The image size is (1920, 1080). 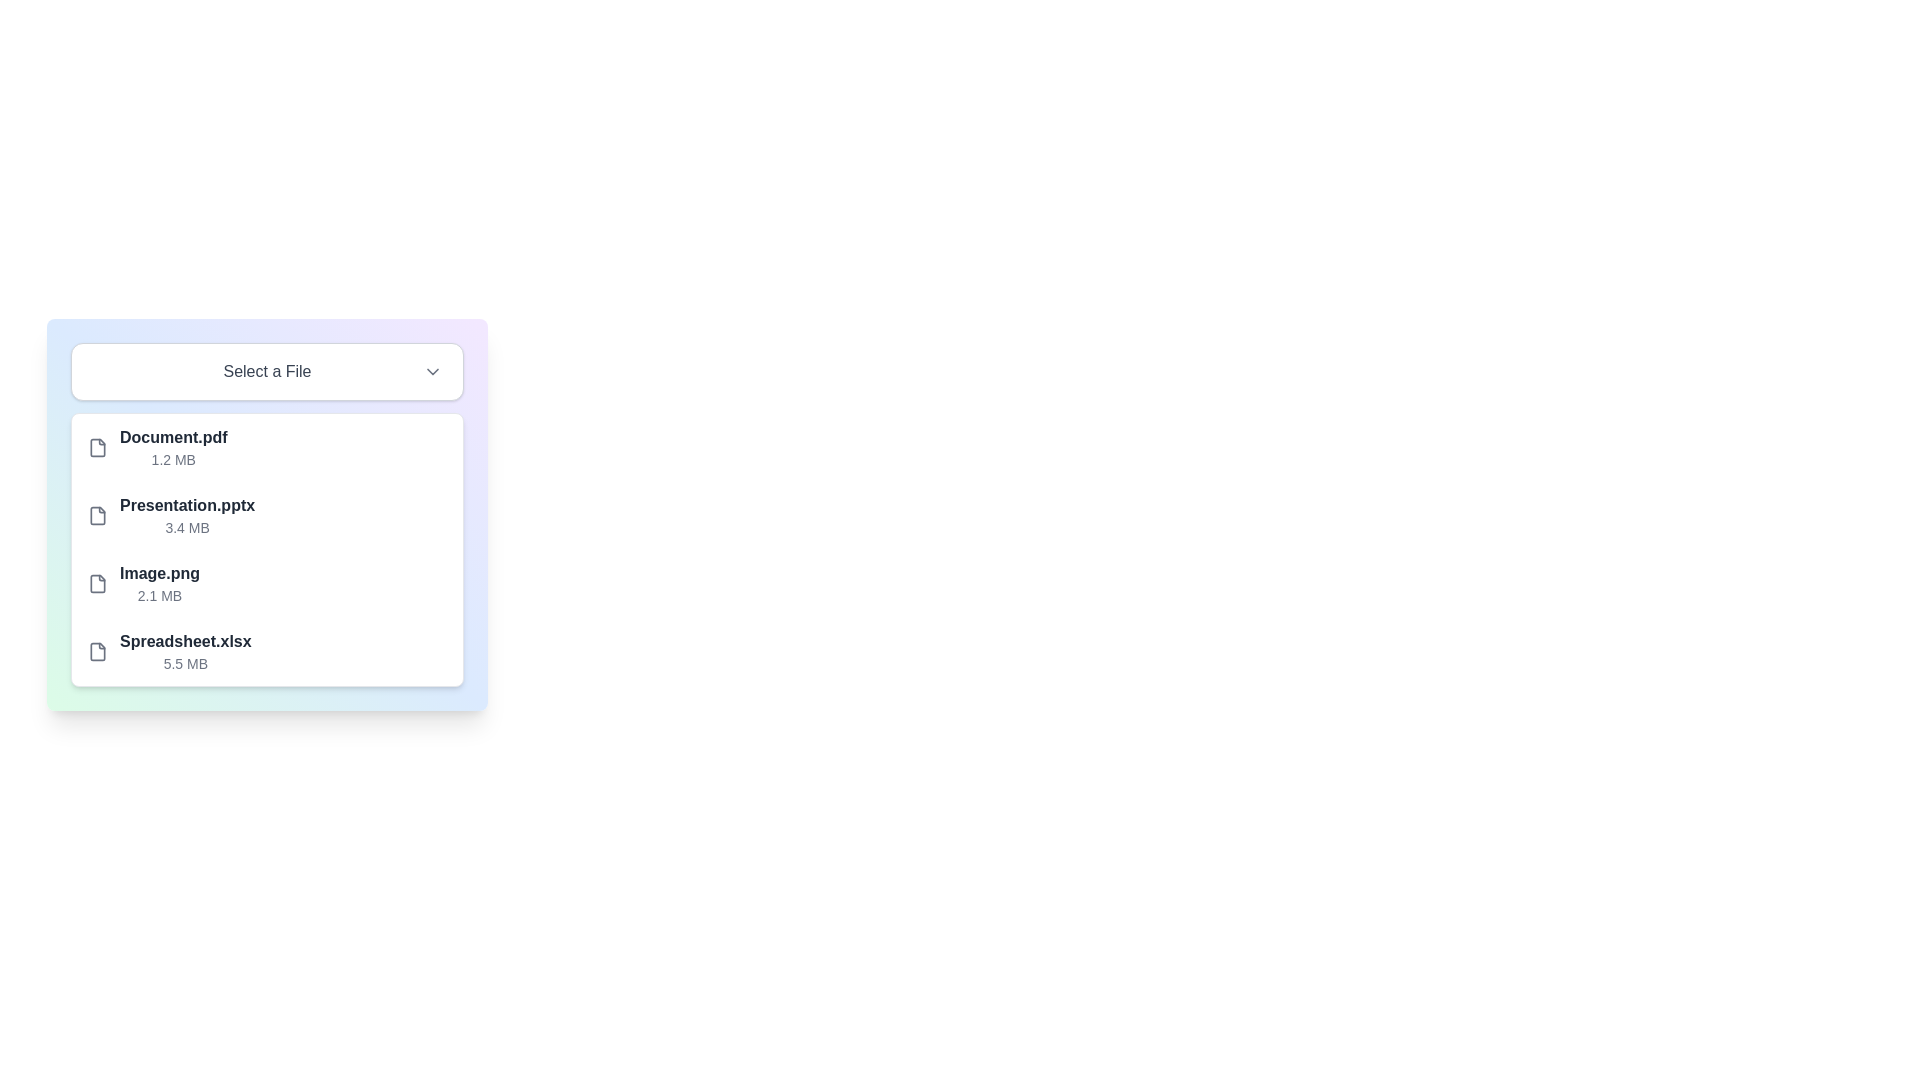 What do you see at coordinates (96, 651) in the screenshot?
I see `the document icon outline representing the file type associated with 'Spreadsheet.xlsx', which is the fourth entry in the file list` at bounding box center [96, 651].